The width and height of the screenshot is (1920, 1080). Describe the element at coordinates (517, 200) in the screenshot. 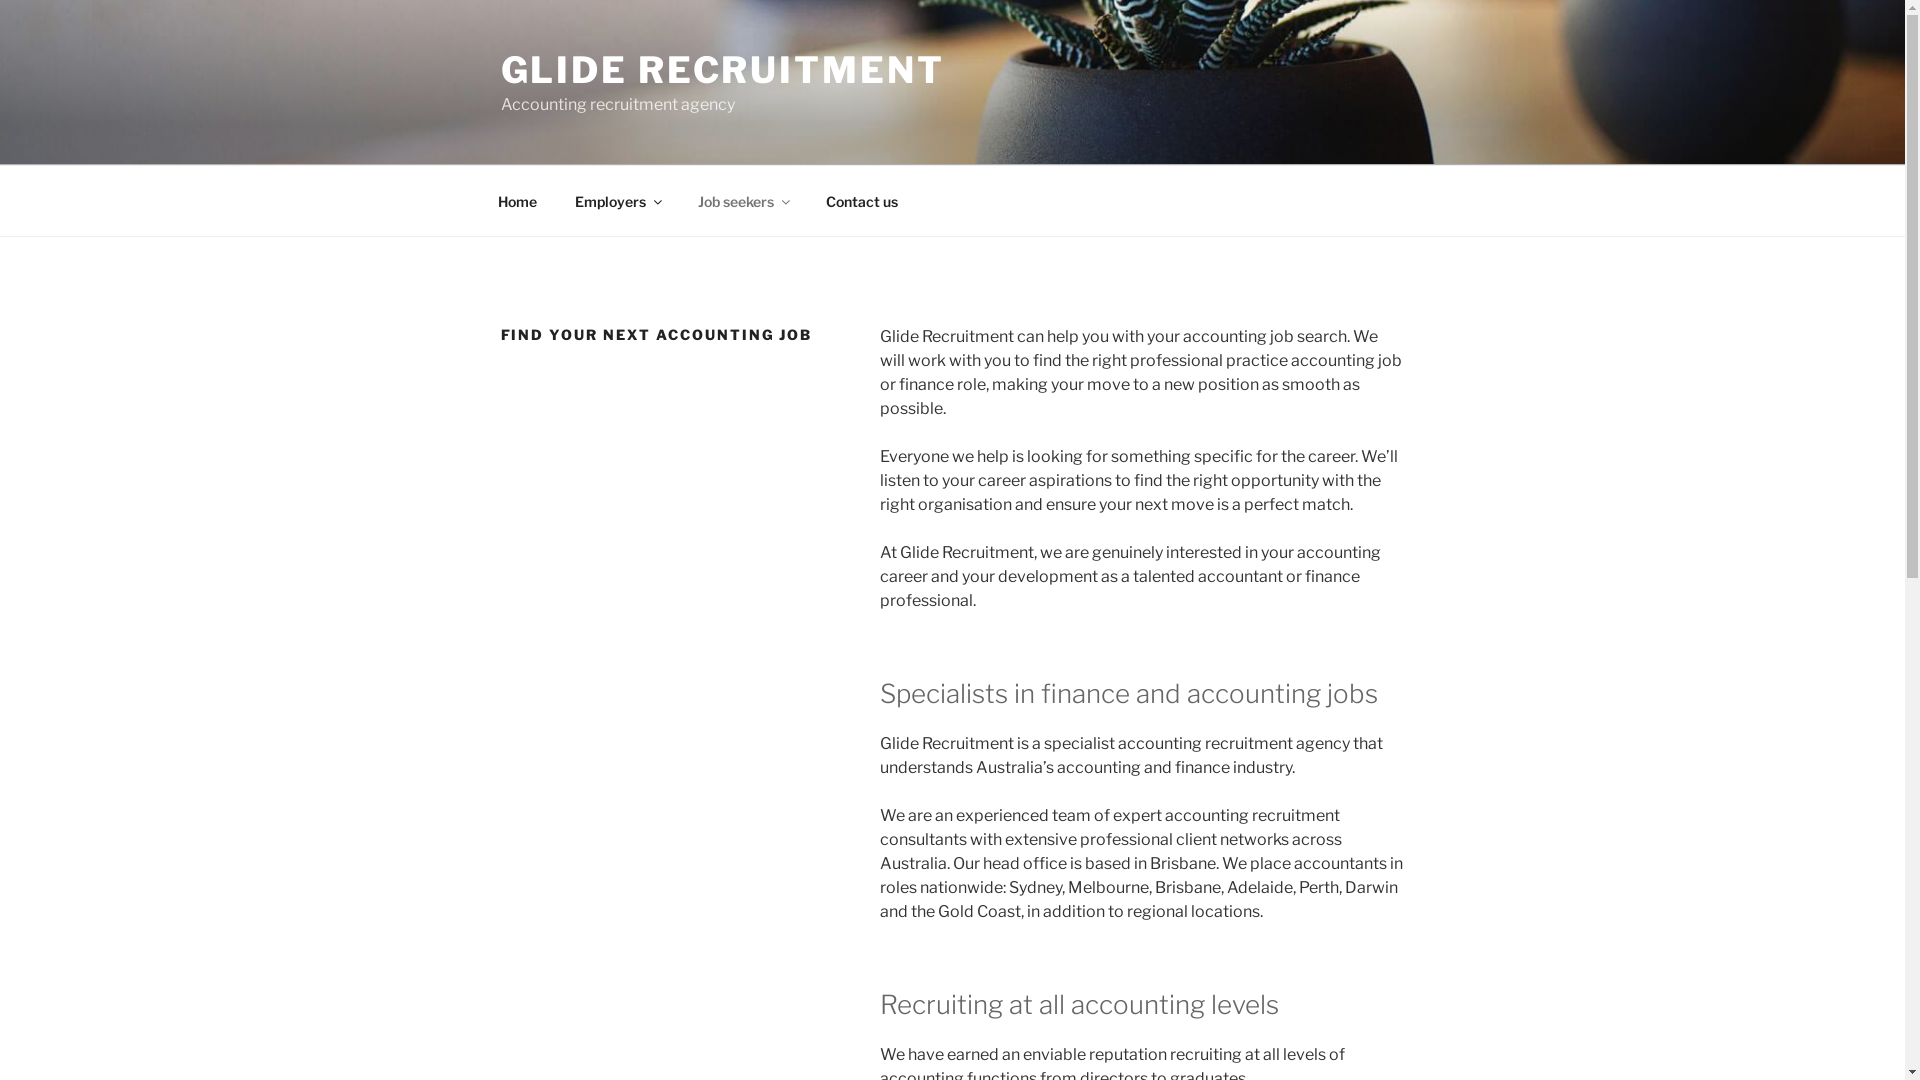

I see `'Home'` at that location.